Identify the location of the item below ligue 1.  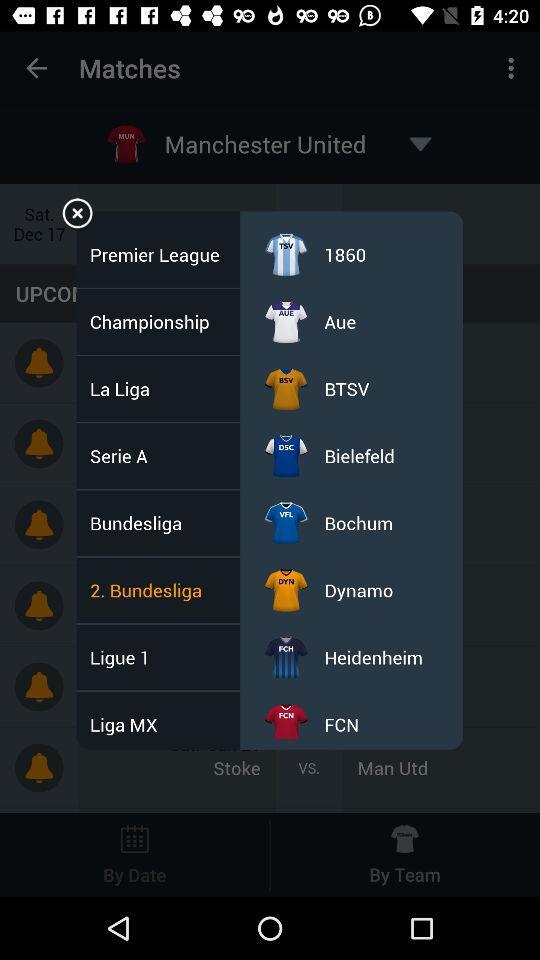
(130, 723).